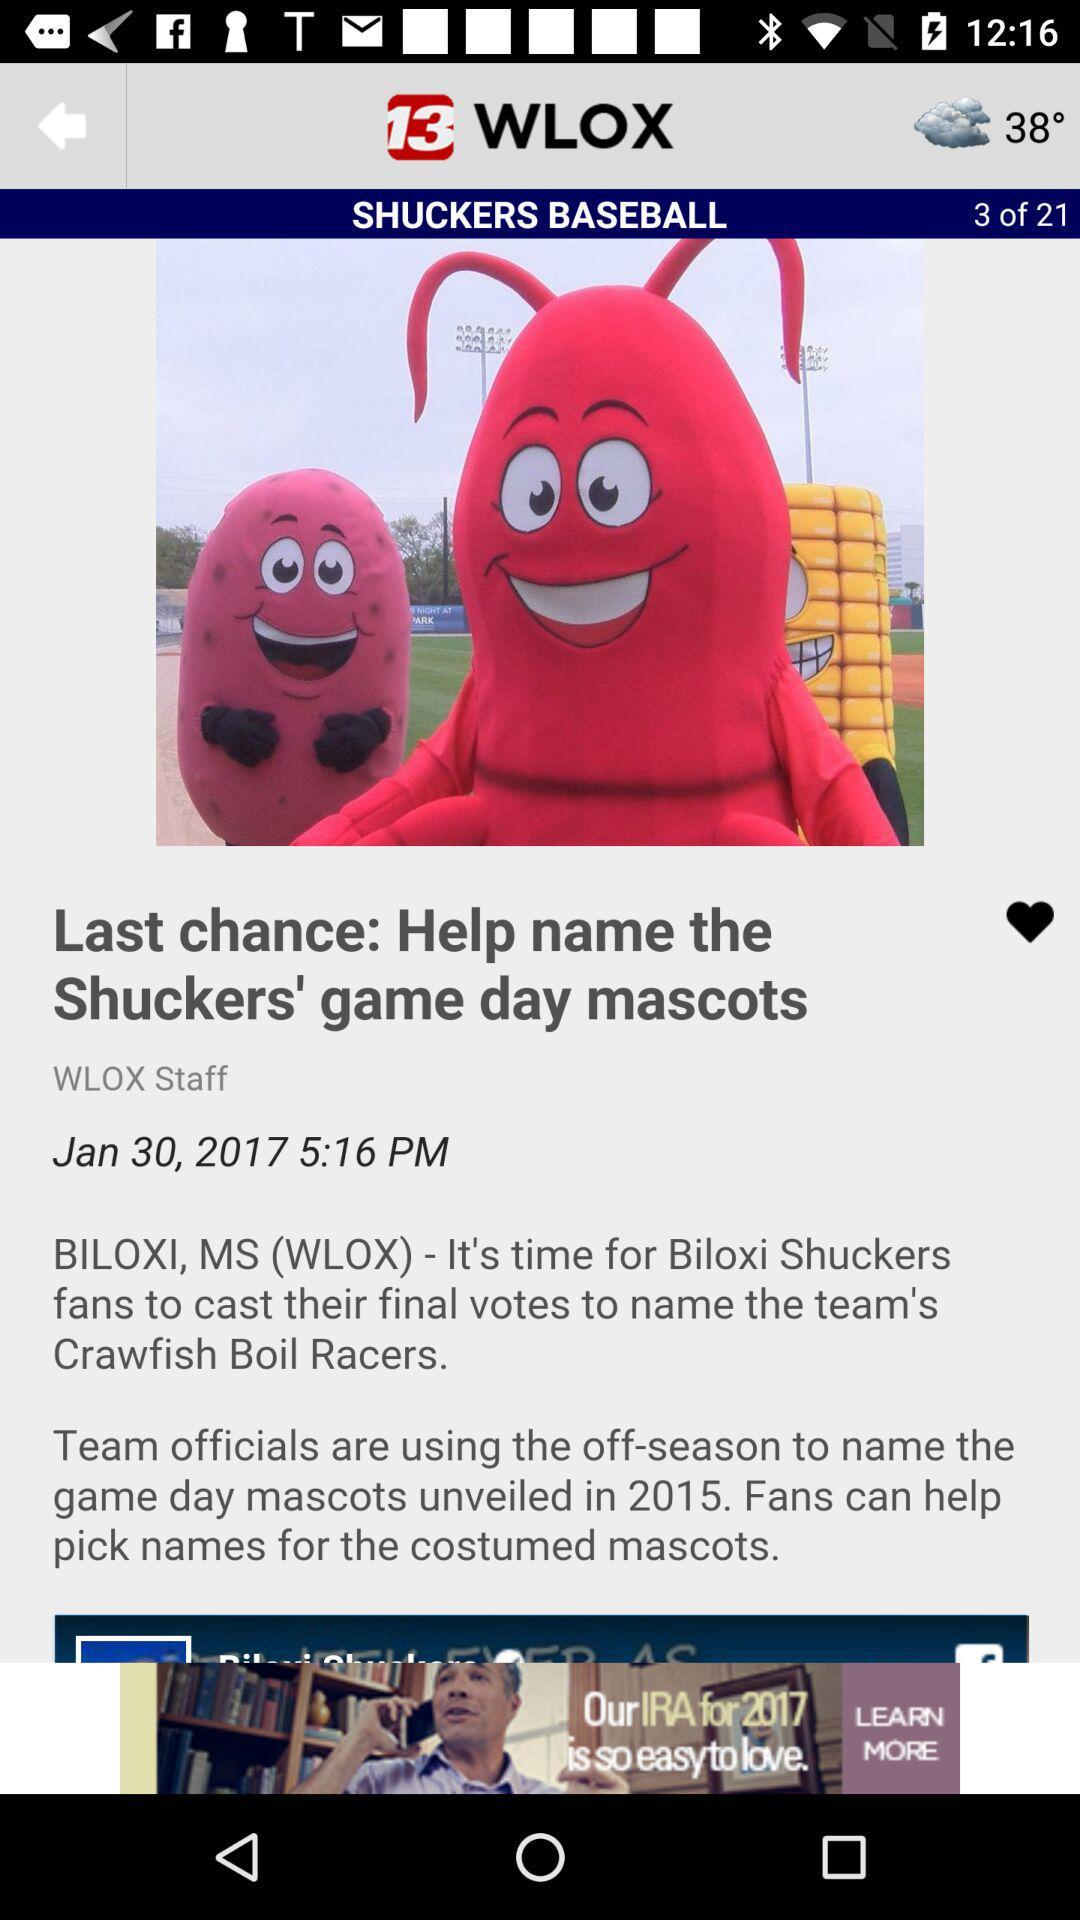 The width and height of the screenshot is (1080, 1920). What do you see at coordinates (540, 1253) in the screenshot?
I see `read article` at bounding box center [540, 1253].